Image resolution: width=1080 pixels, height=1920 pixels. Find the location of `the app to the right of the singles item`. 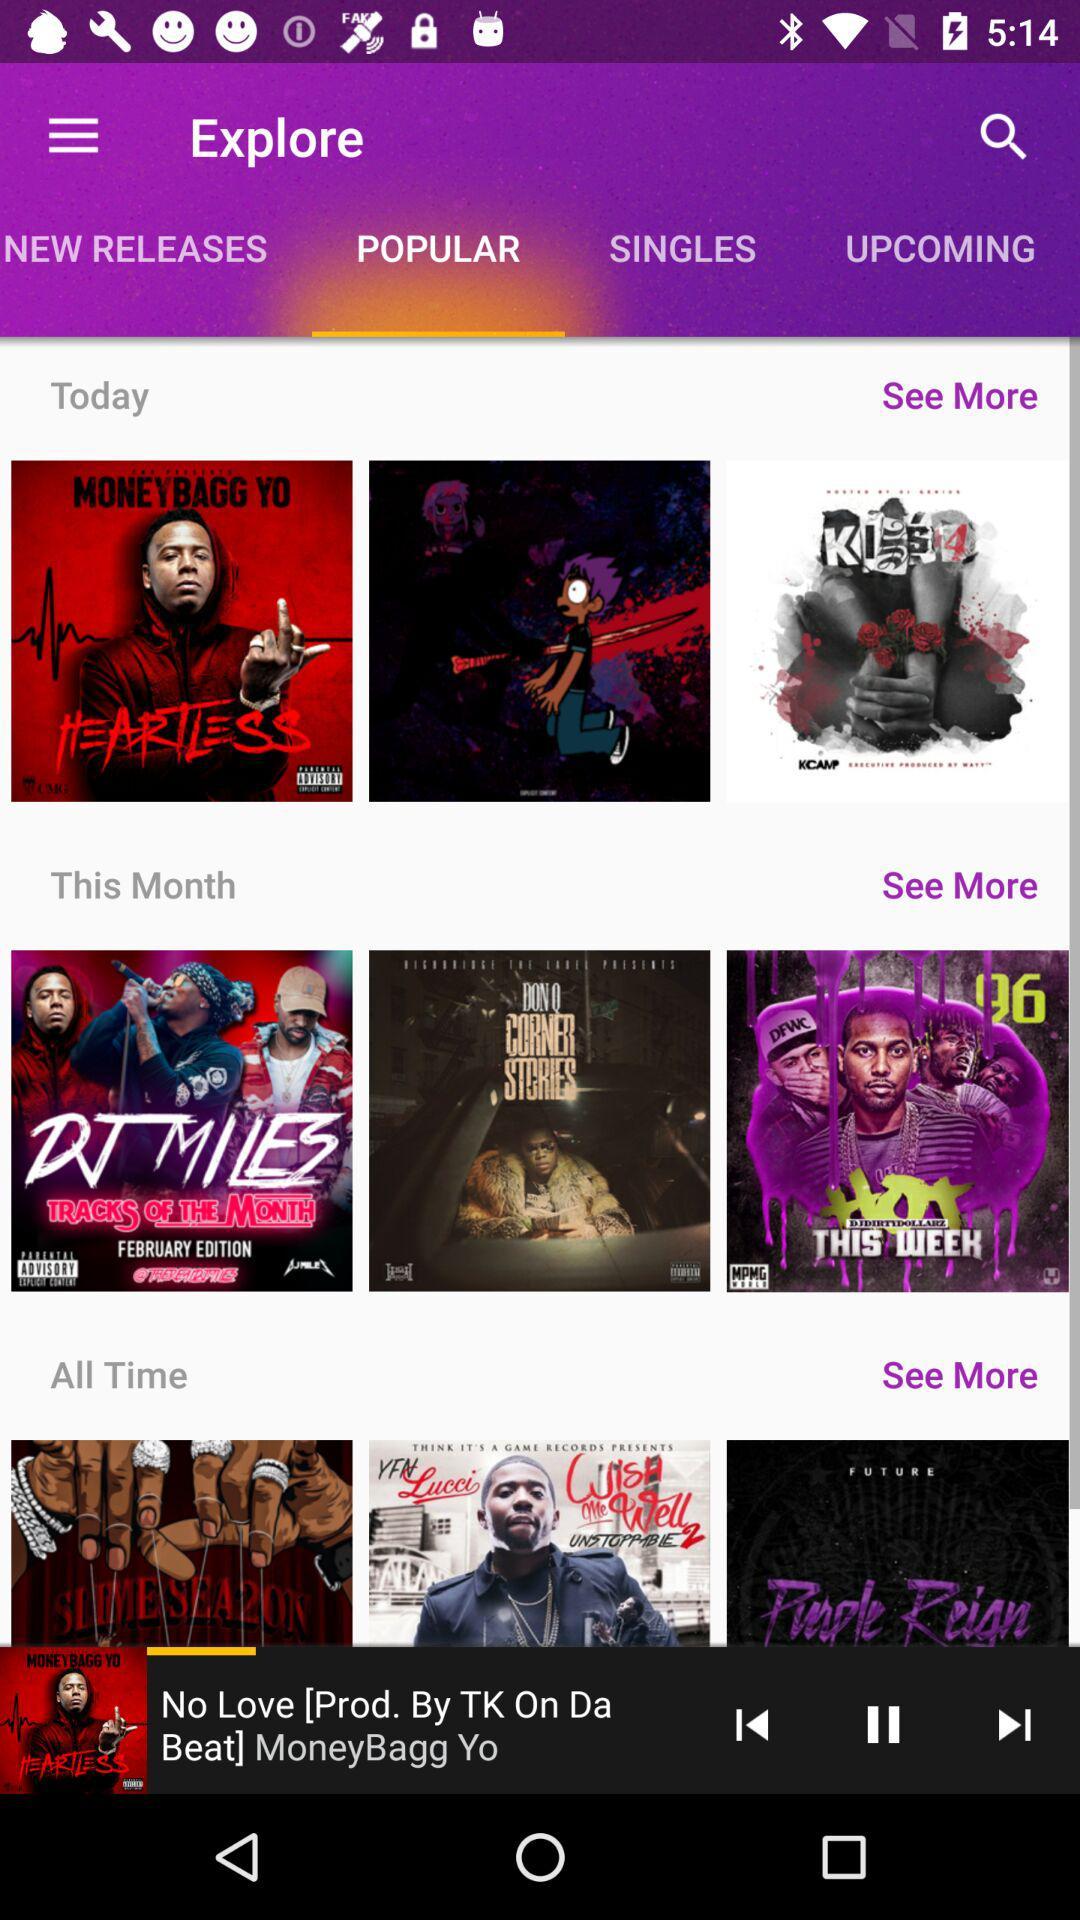

the app to the right of the singles item is located at coordinates (940, 246).